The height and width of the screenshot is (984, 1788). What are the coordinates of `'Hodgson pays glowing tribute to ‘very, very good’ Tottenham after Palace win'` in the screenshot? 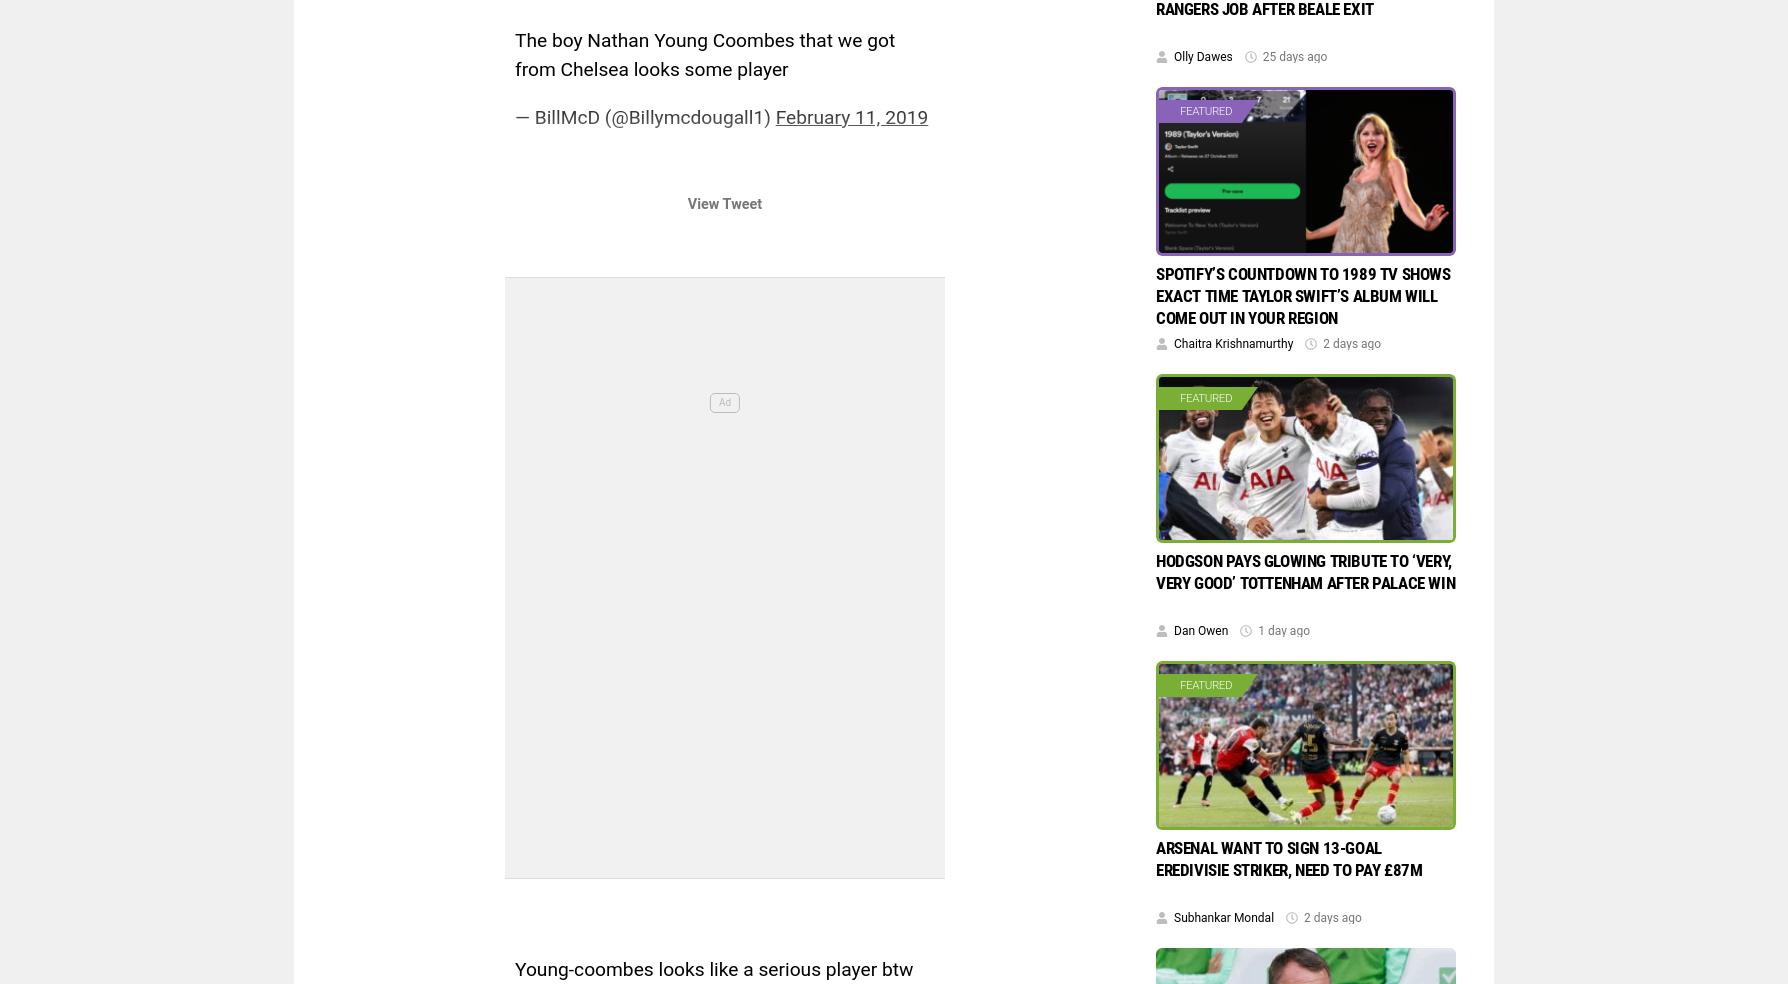 It's located at (1304, 570).